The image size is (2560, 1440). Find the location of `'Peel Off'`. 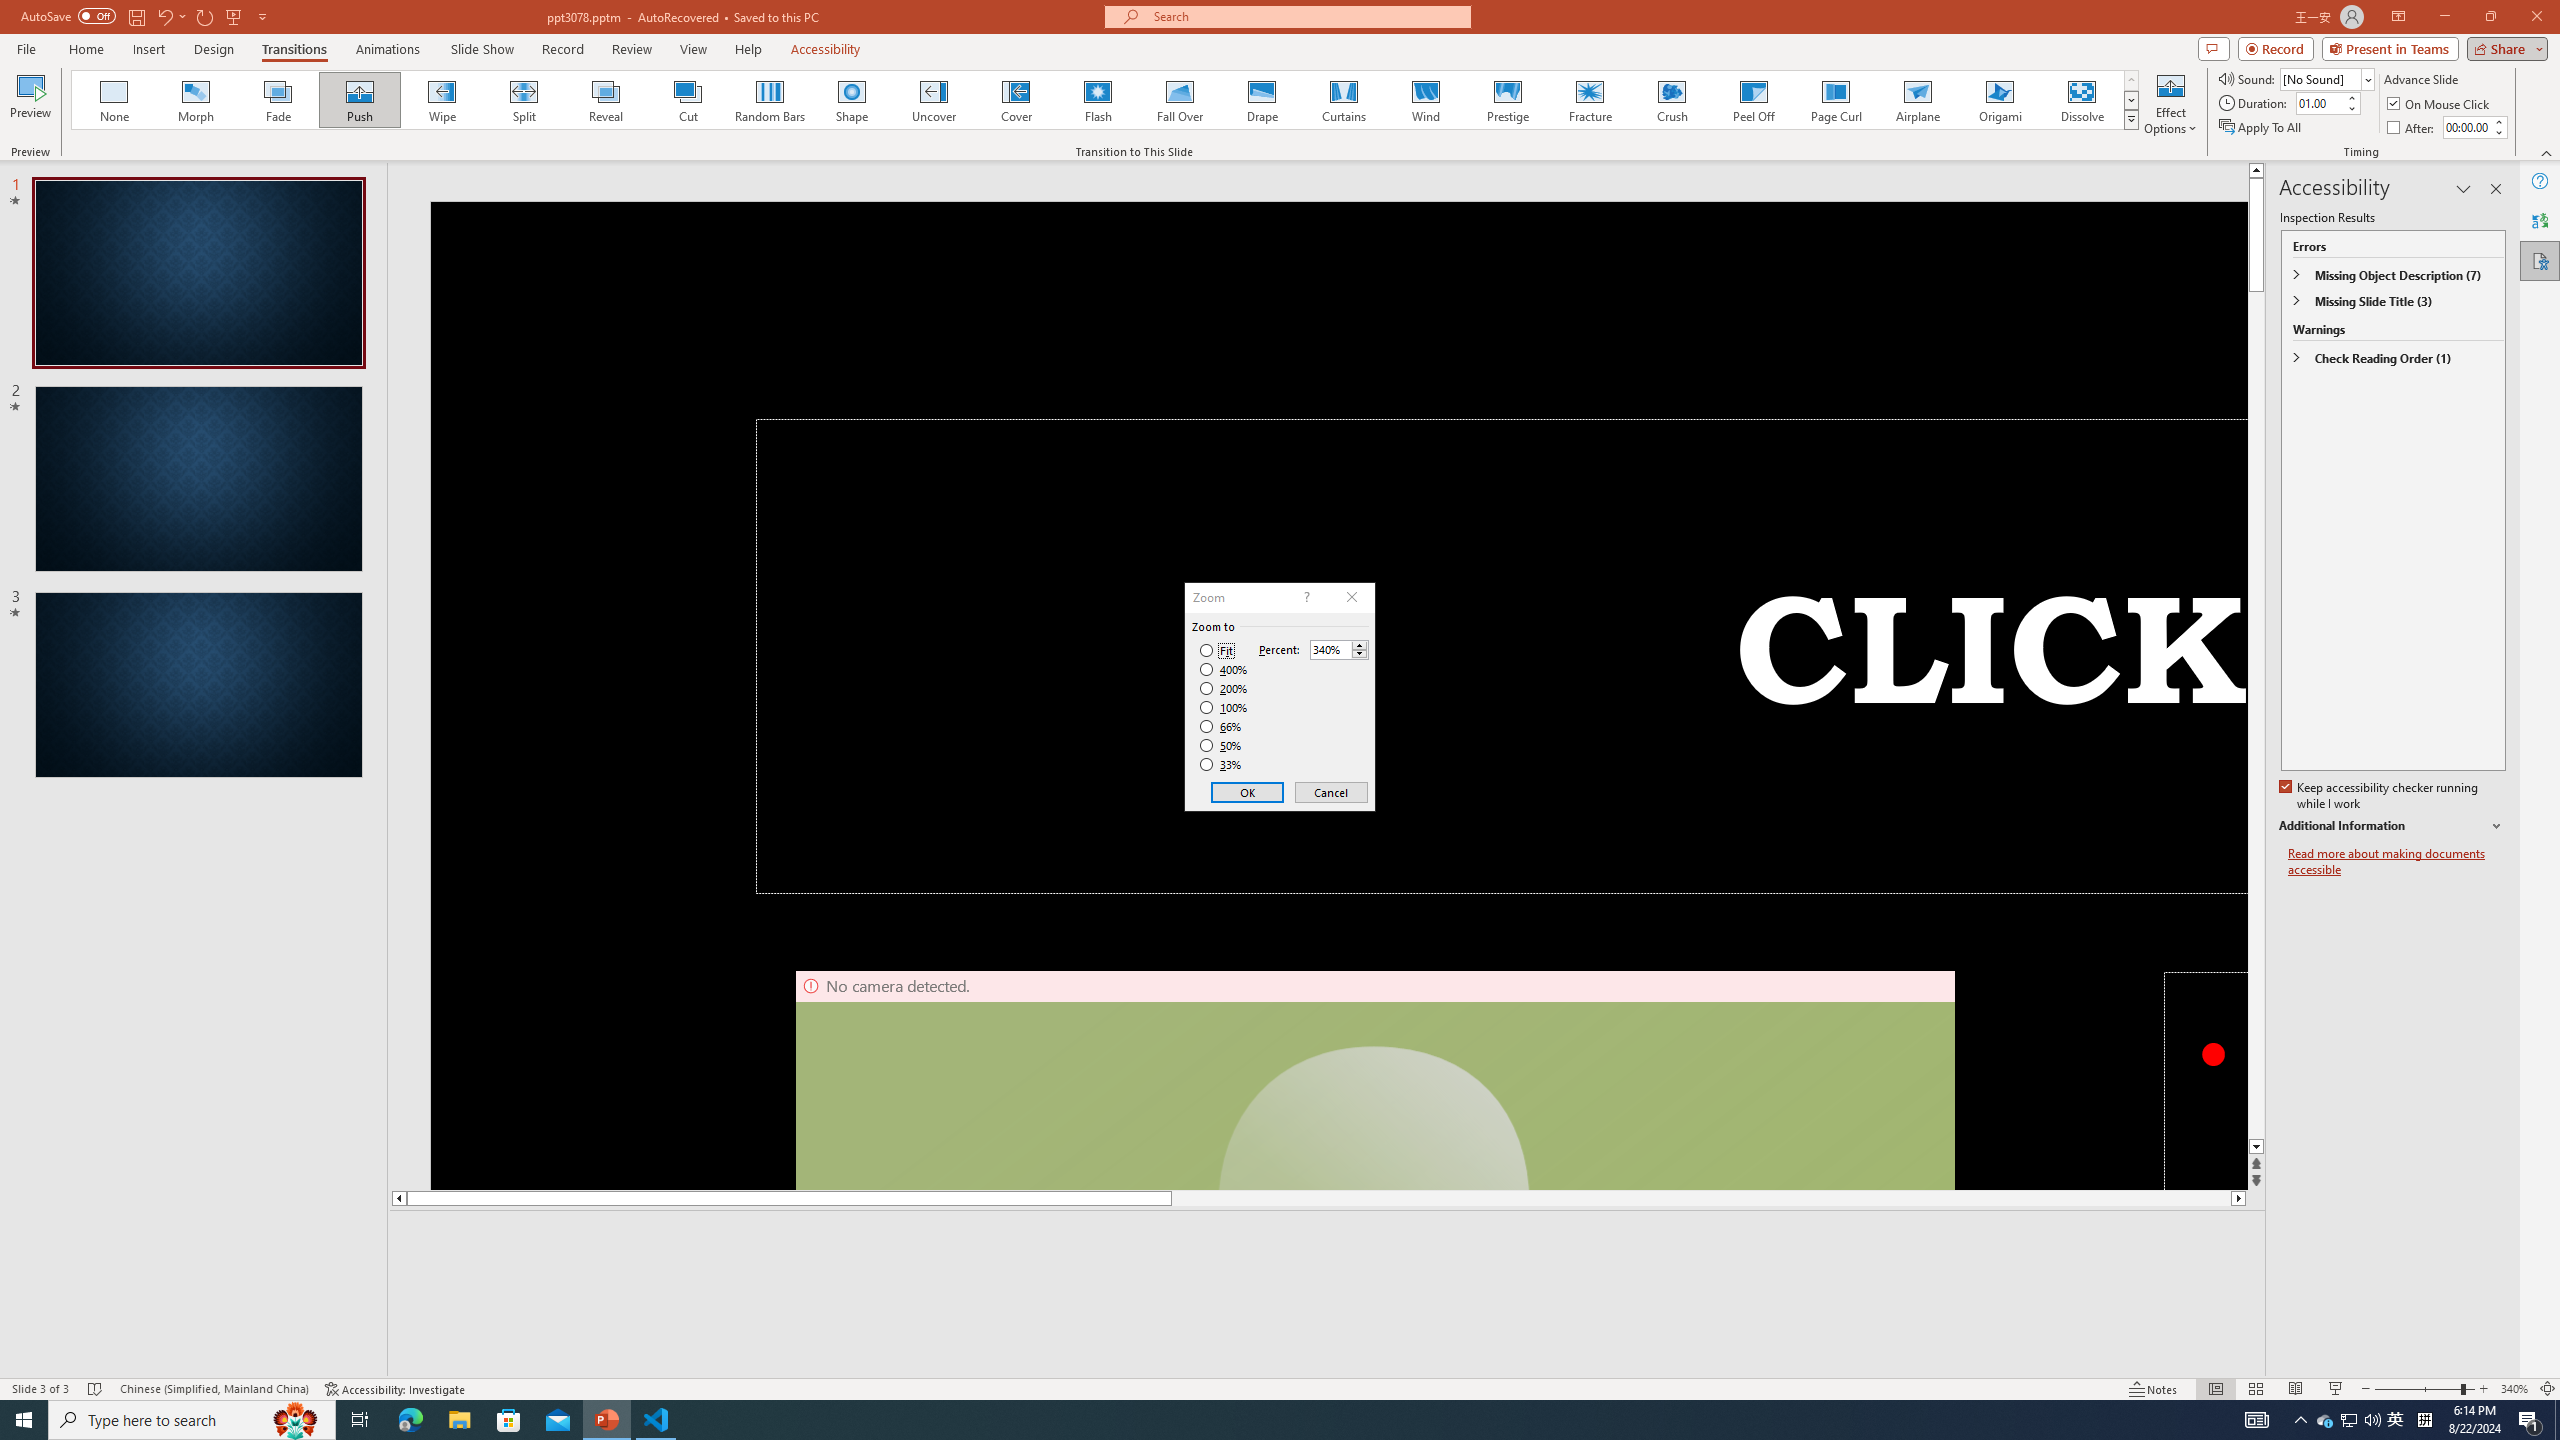

'Peel Off' is located at coordinates (1752, 99).